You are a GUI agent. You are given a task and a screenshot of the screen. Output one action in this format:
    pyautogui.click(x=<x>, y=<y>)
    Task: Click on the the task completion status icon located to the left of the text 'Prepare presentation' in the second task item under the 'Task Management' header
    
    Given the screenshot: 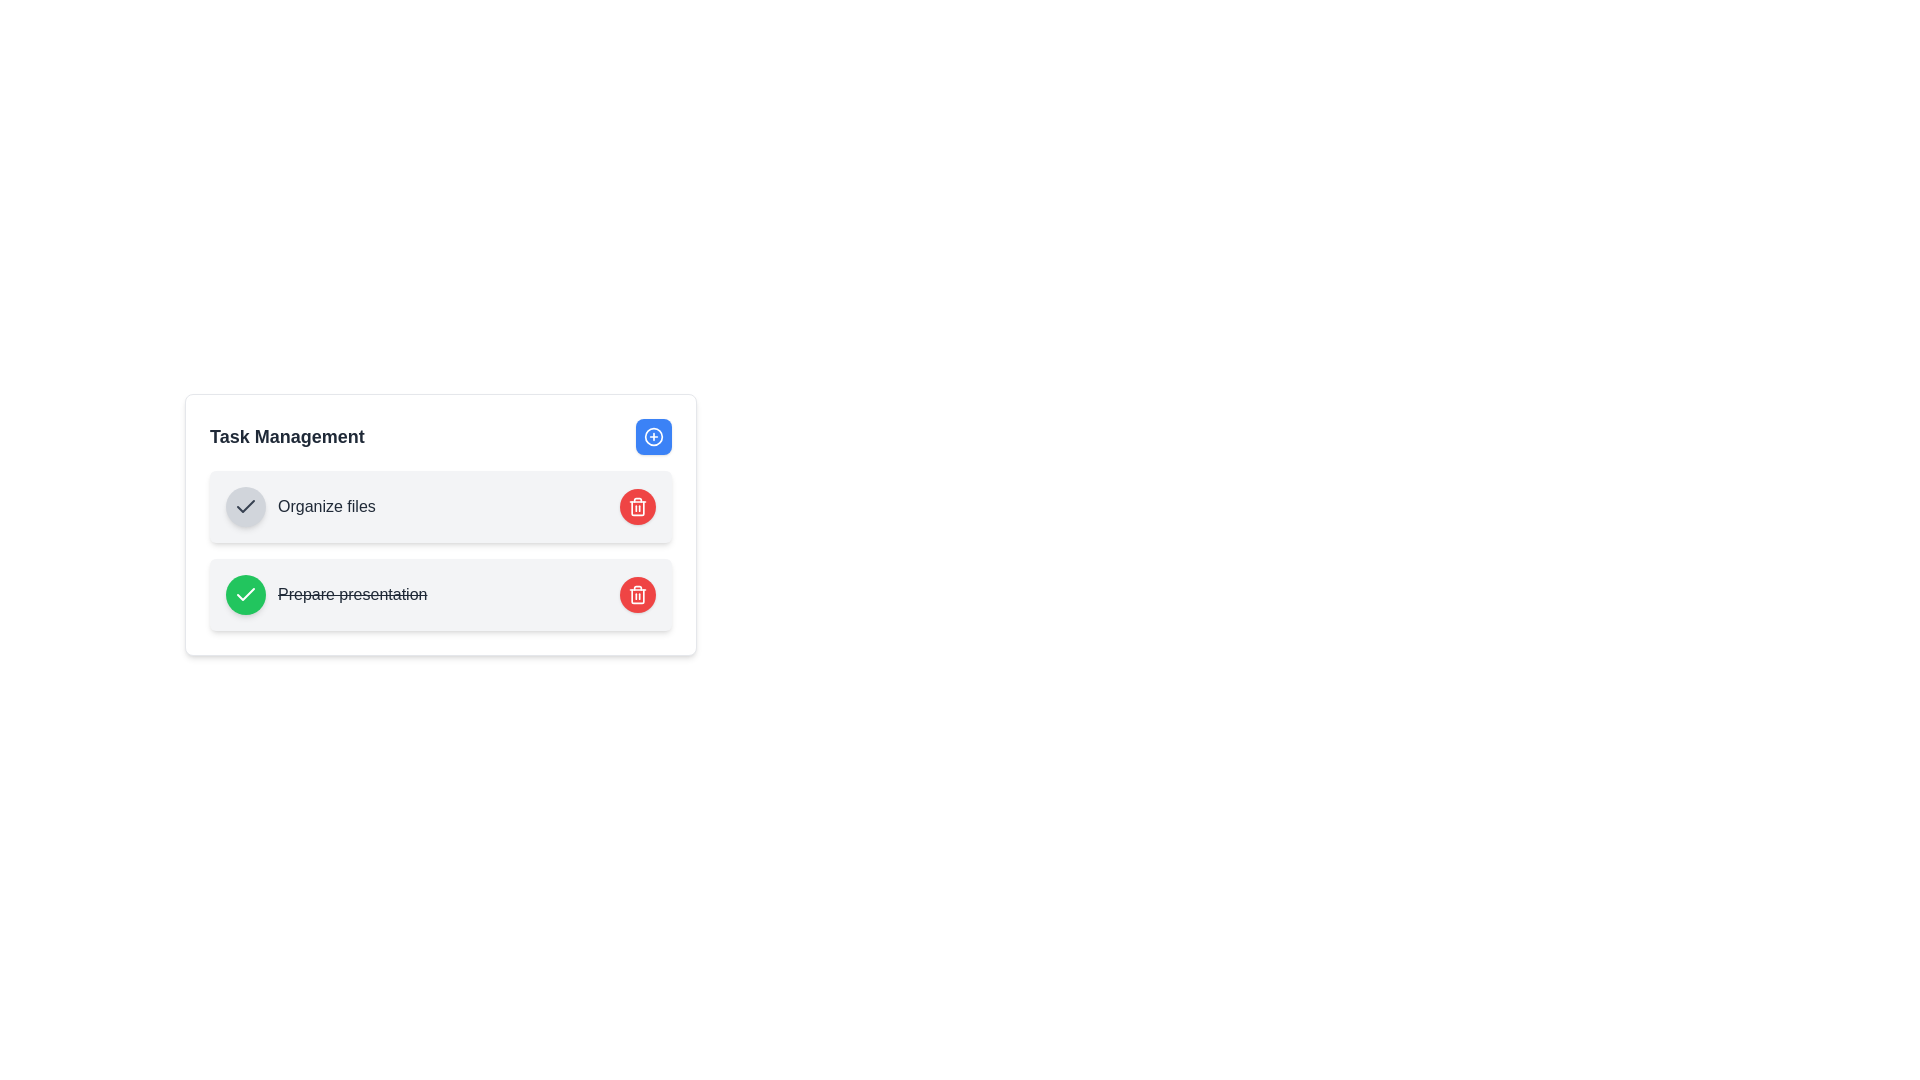 What is the action you would take?
    pyautogui.click(x=244, y=504)
    